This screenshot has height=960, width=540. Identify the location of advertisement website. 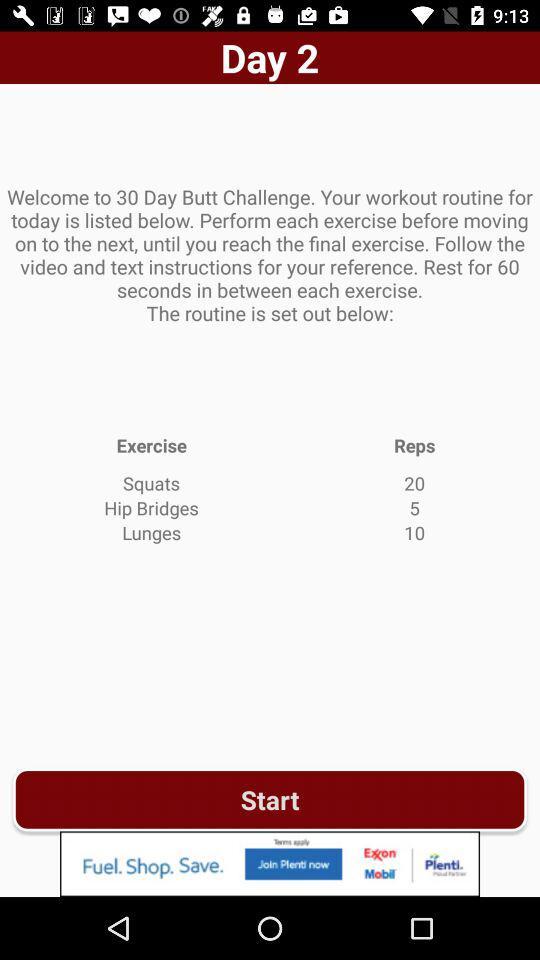
(270, 863).